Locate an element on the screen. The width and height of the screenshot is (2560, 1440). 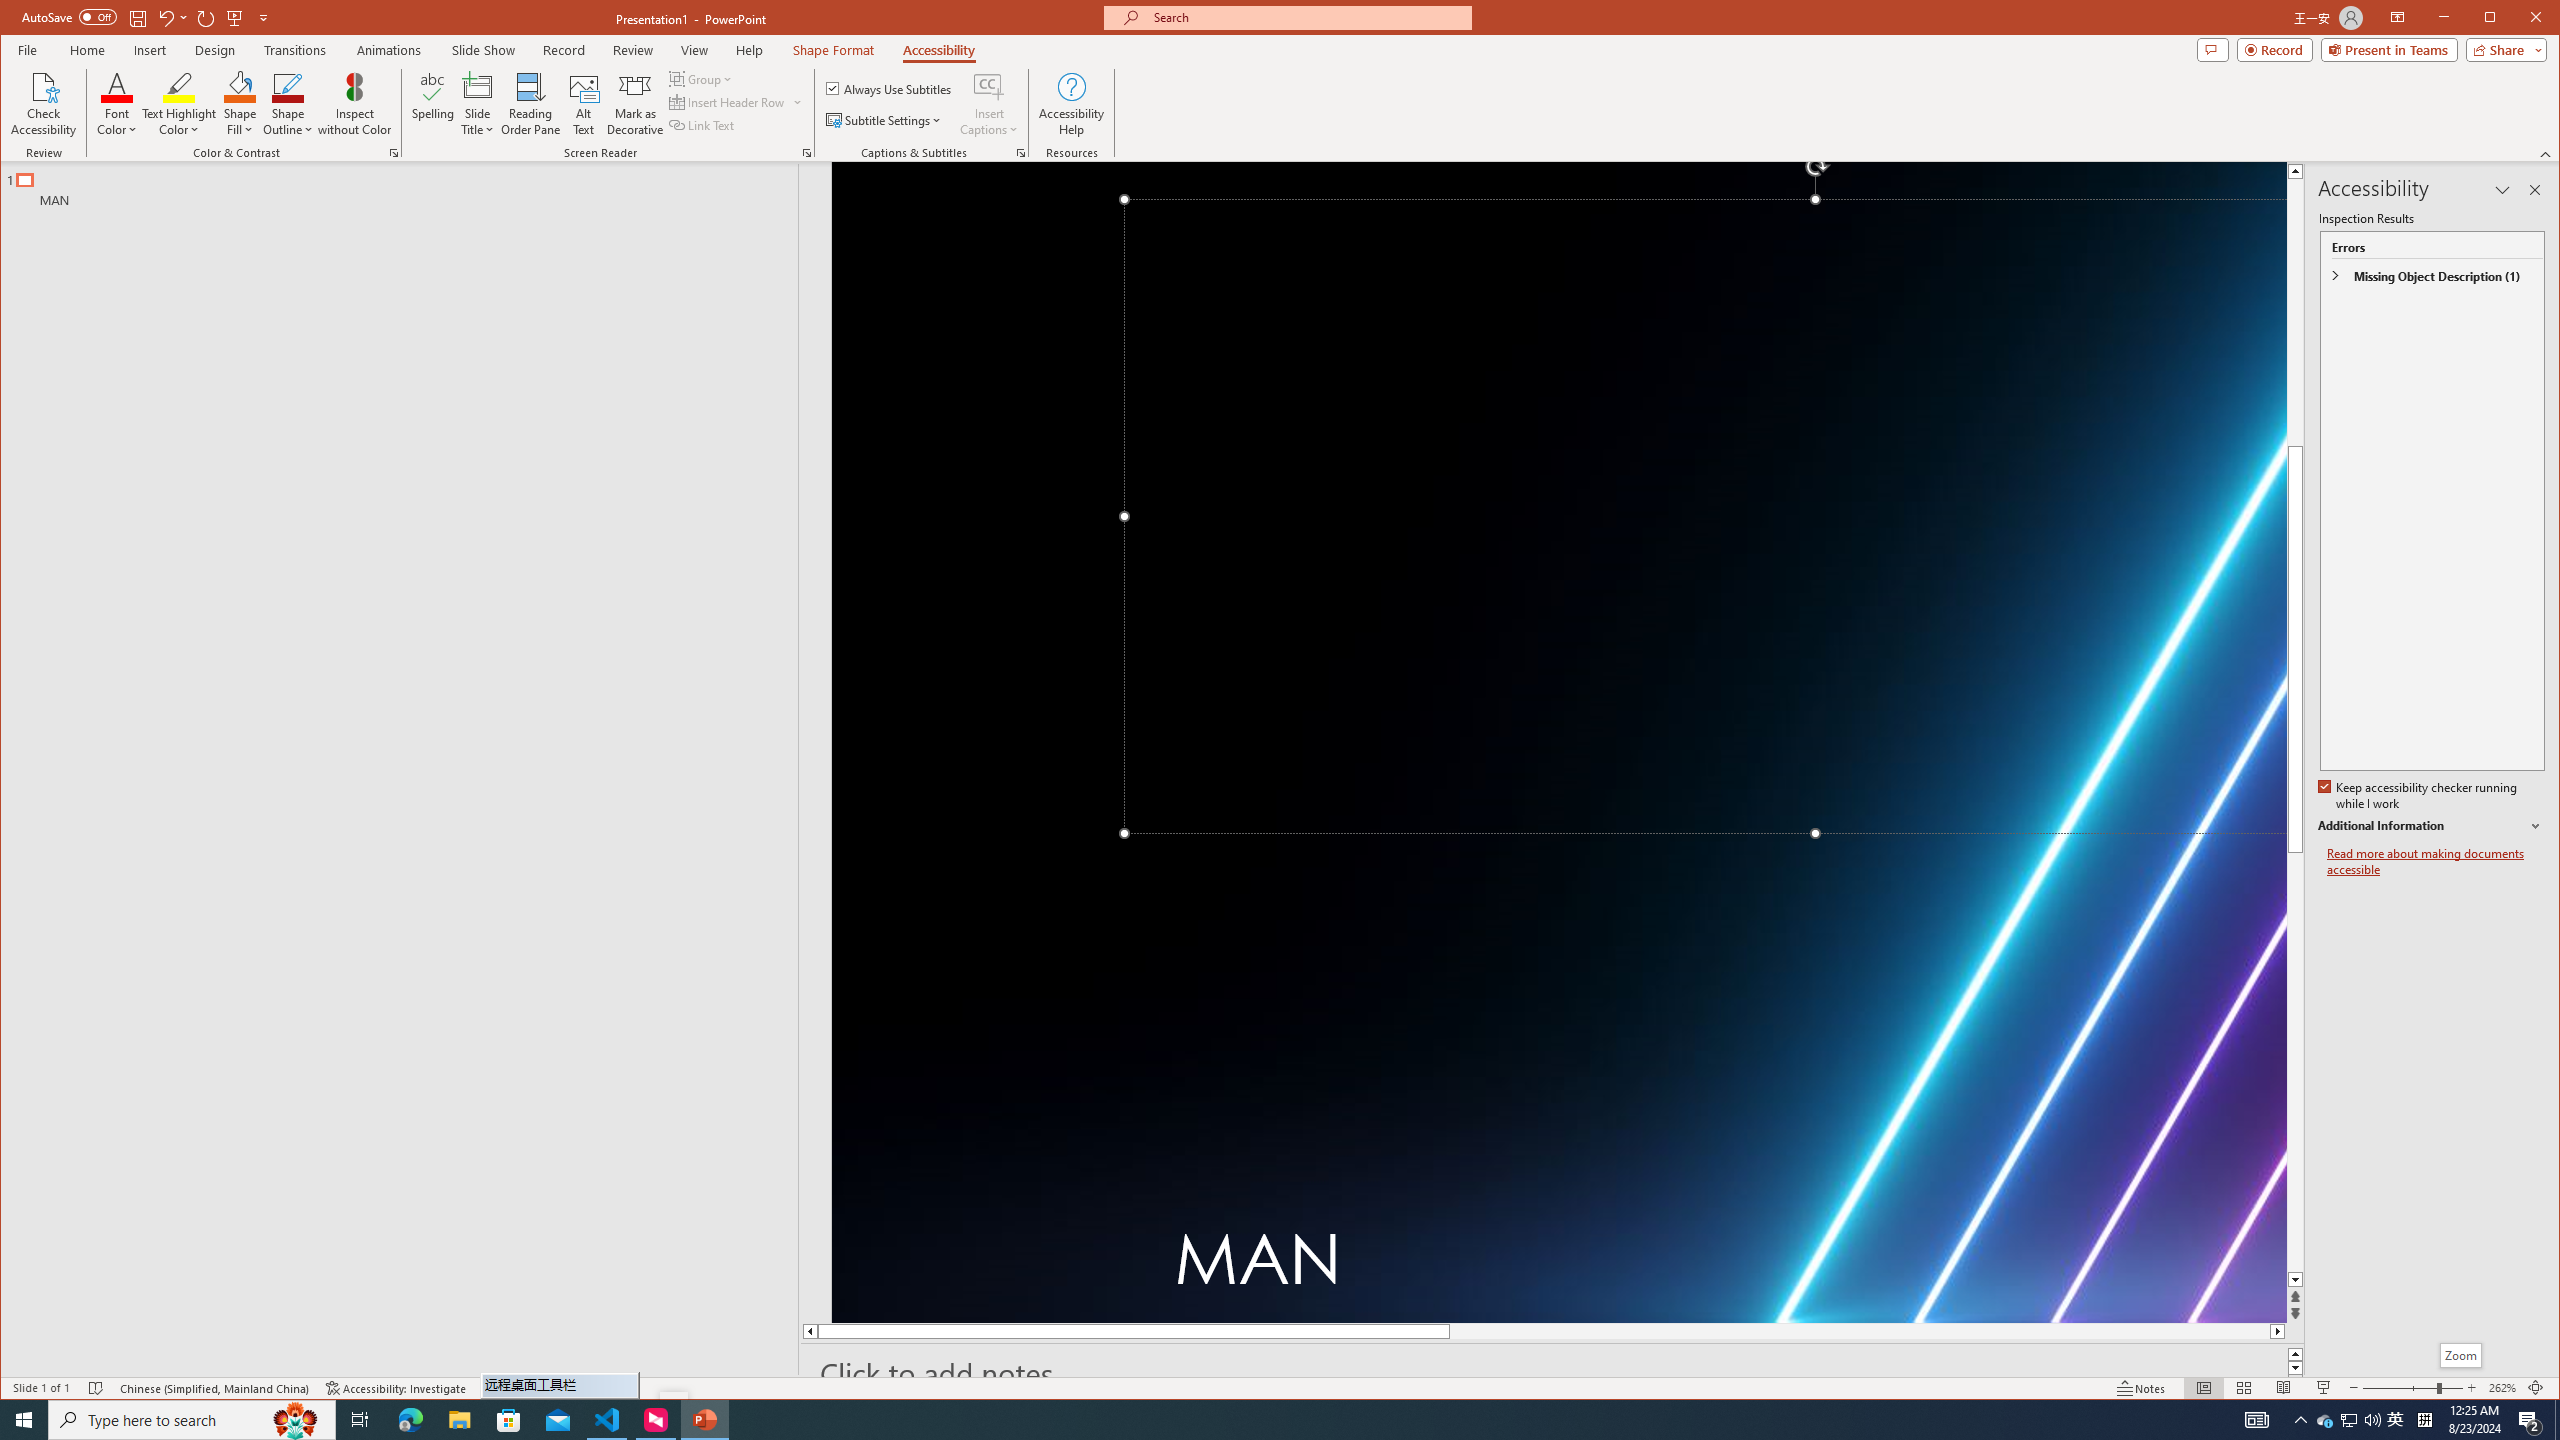
'Insert Header Row' is located at coordinates (735, 102).